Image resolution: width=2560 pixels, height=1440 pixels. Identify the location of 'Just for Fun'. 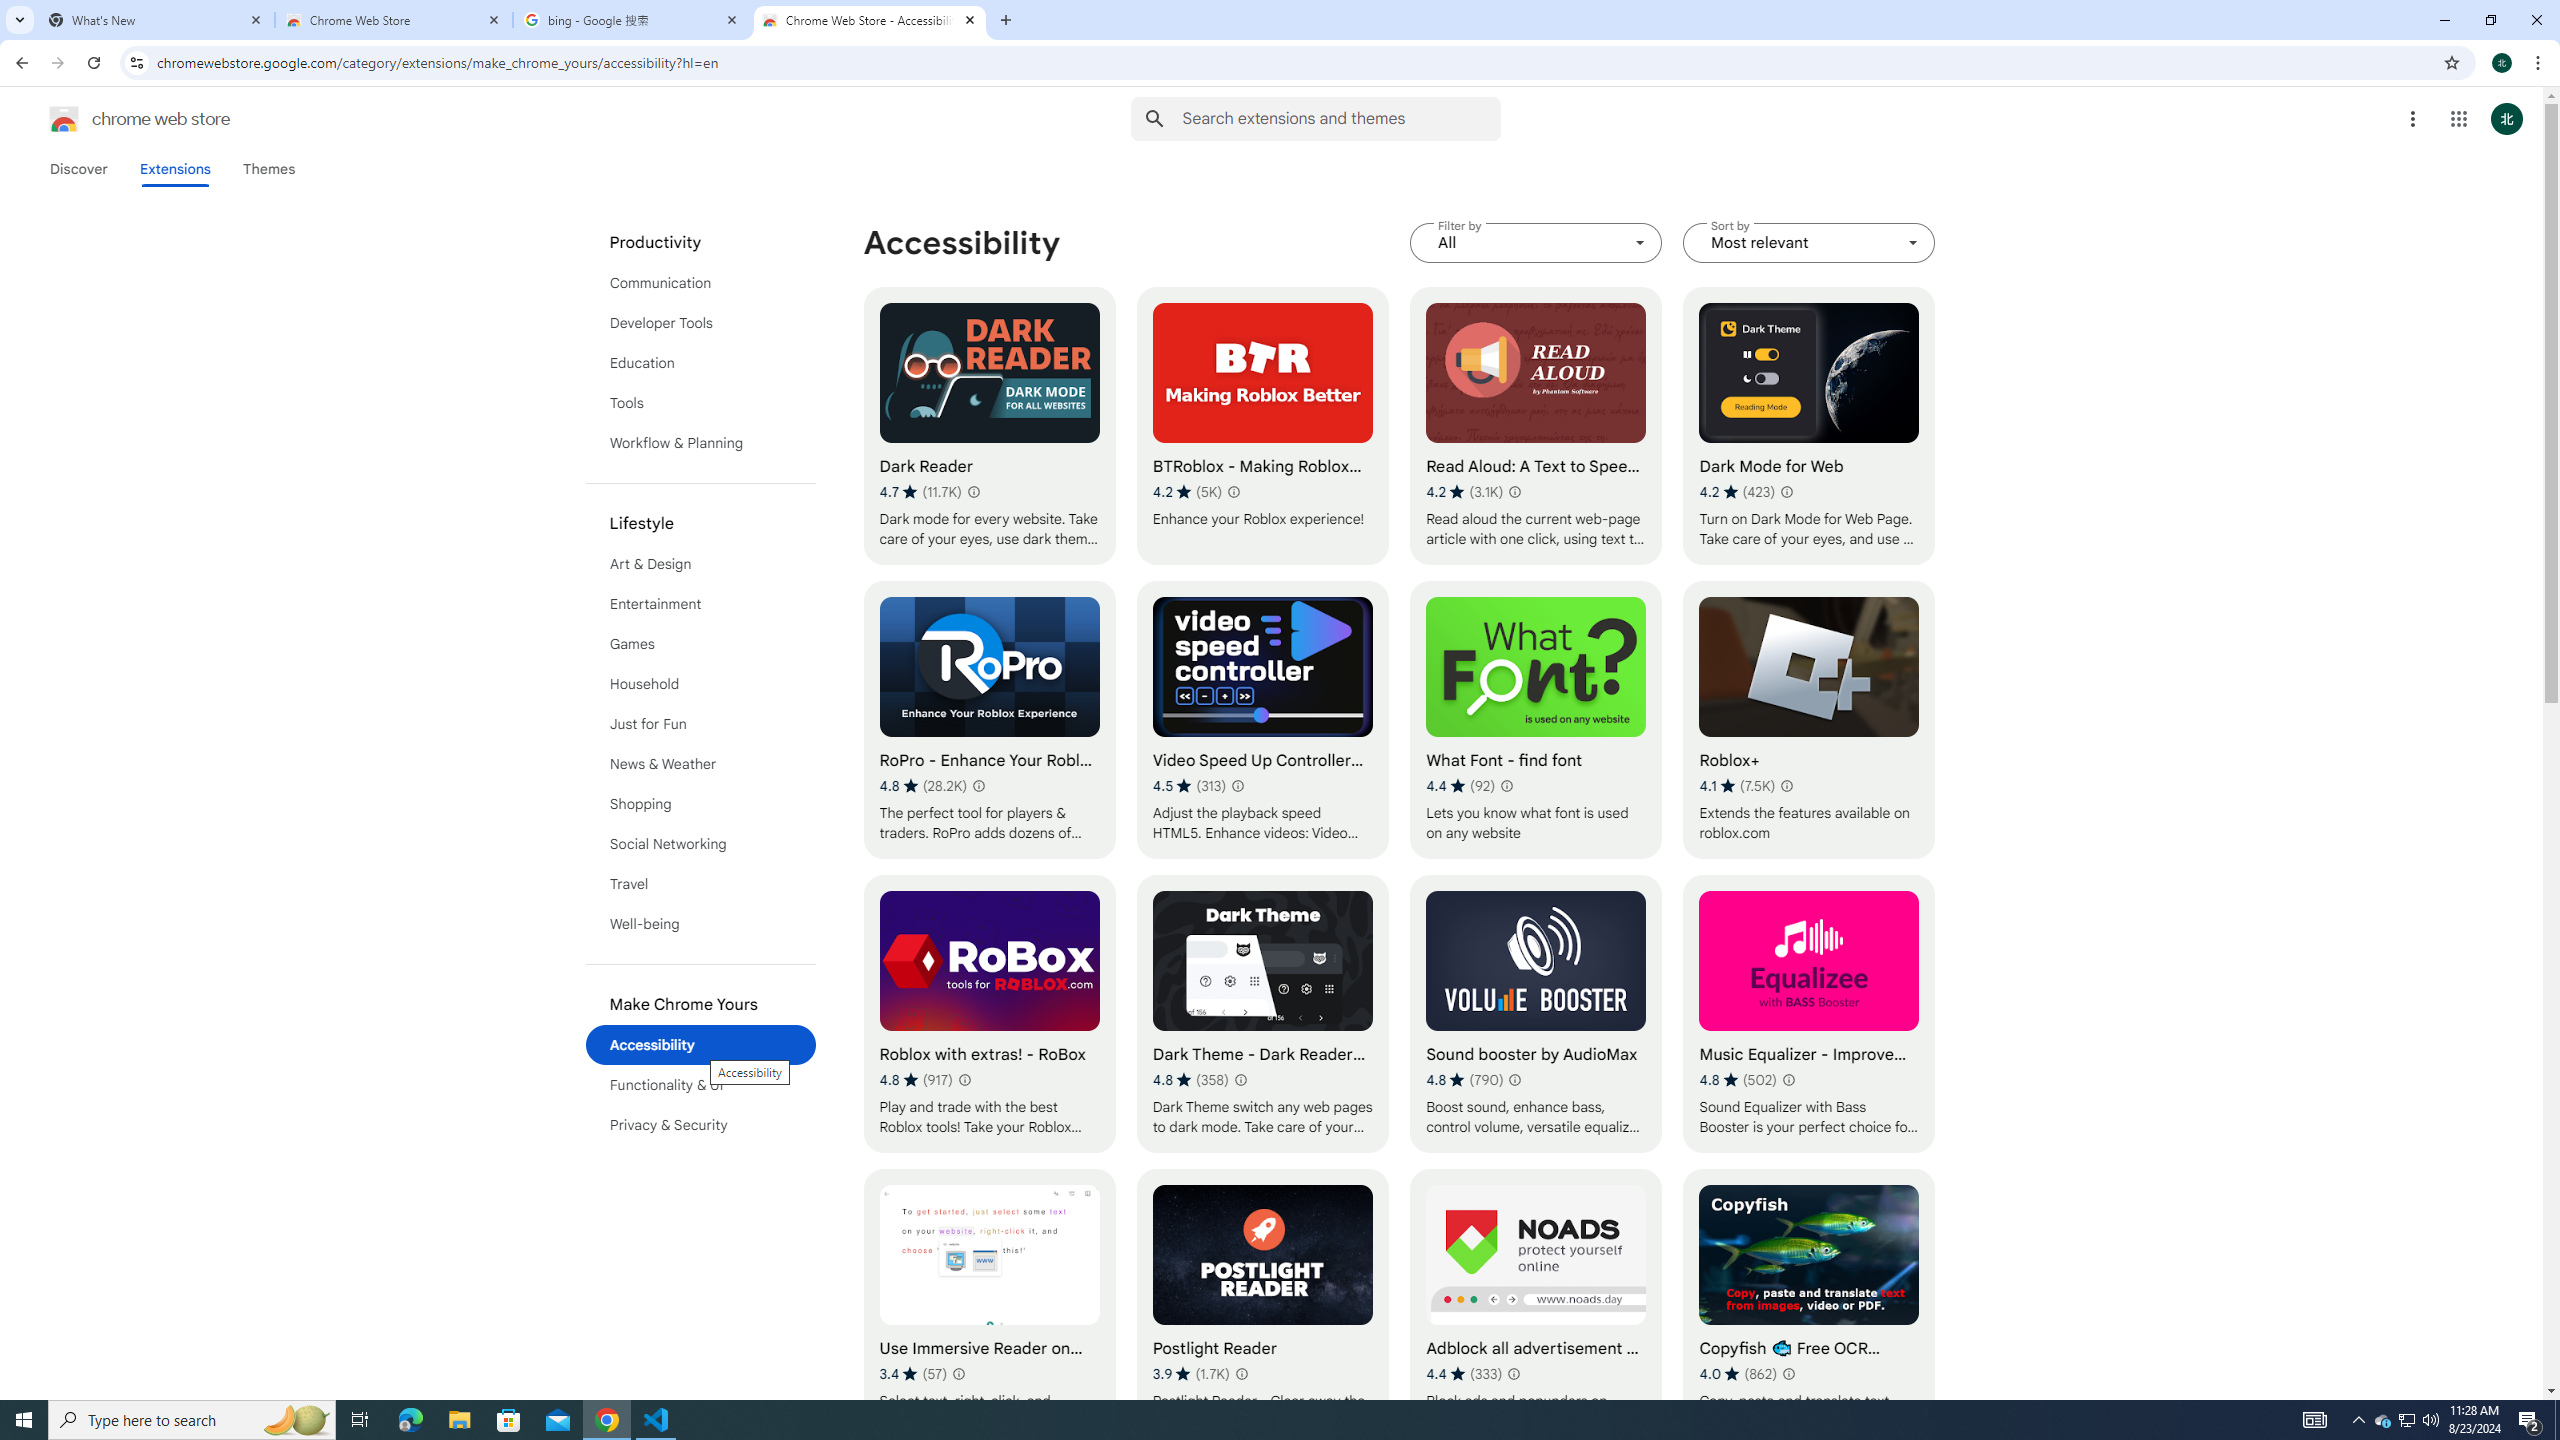
(701, 723).